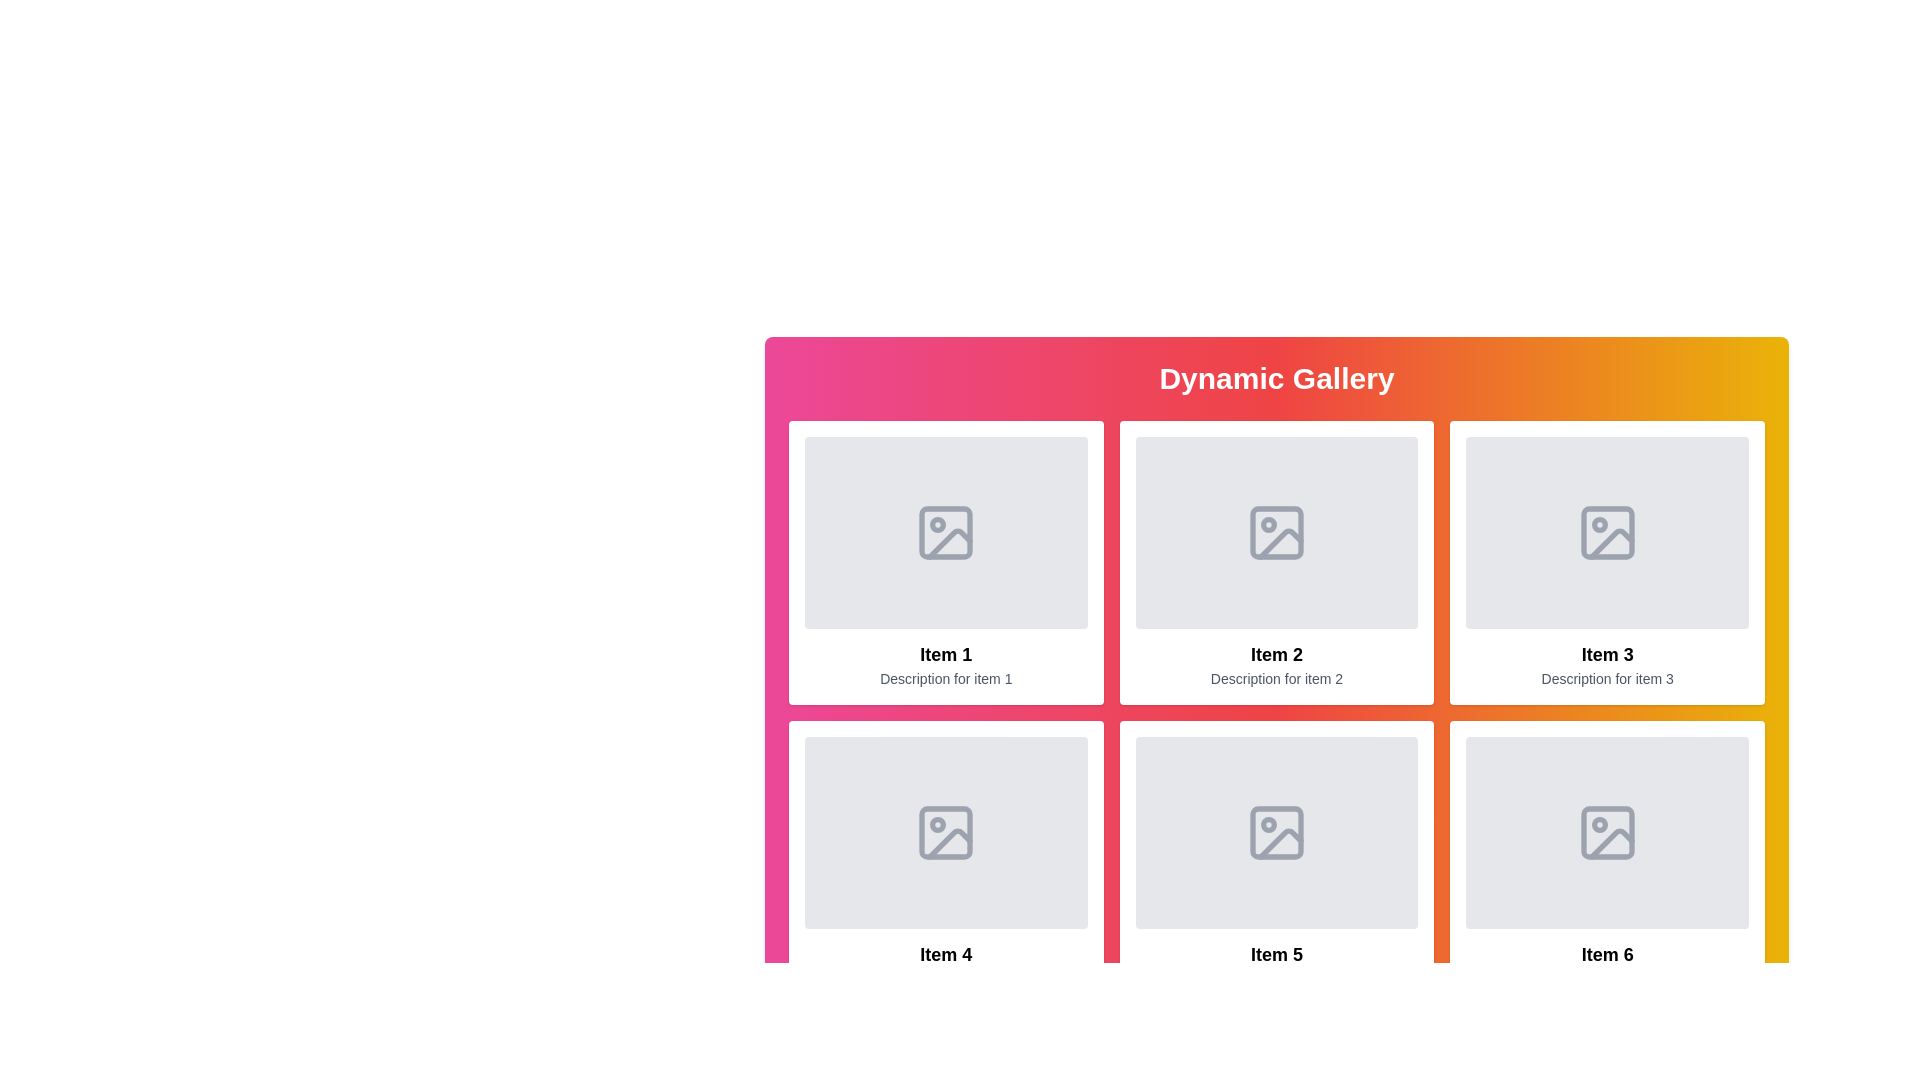 This screenshot has height=1080, width=1920. Describe the element at coordinates (1275, 378) in the screenshot. I see `the Text Header displaying 'Dynamic Gallery', which is a large bold title text centered at the top of the section with a gradient background` at that location.